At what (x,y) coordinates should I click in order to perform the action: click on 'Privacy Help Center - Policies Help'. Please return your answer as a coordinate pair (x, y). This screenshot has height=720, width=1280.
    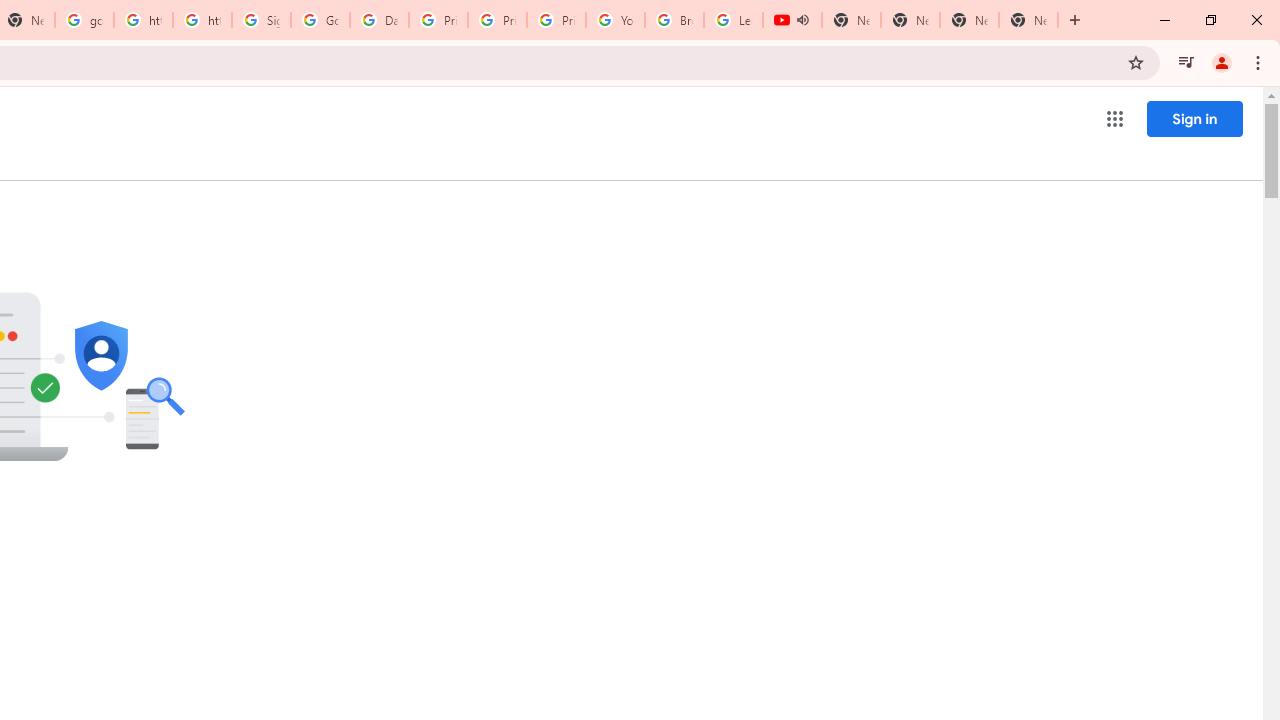
    Looking at the image, I should click on (497, 20).